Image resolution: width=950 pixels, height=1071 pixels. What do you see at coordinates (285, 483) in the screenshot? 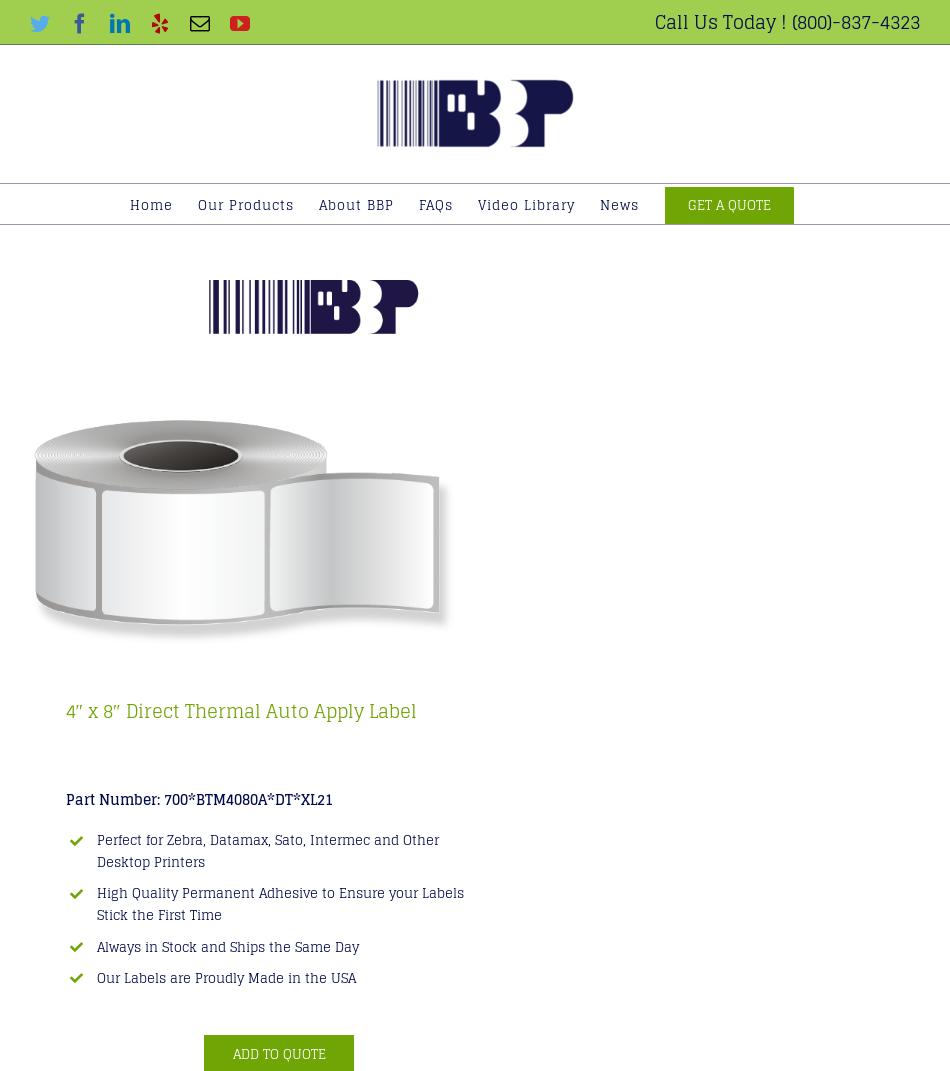
I see `'Polypropylene Labels'` at bounding box center [285, 483].